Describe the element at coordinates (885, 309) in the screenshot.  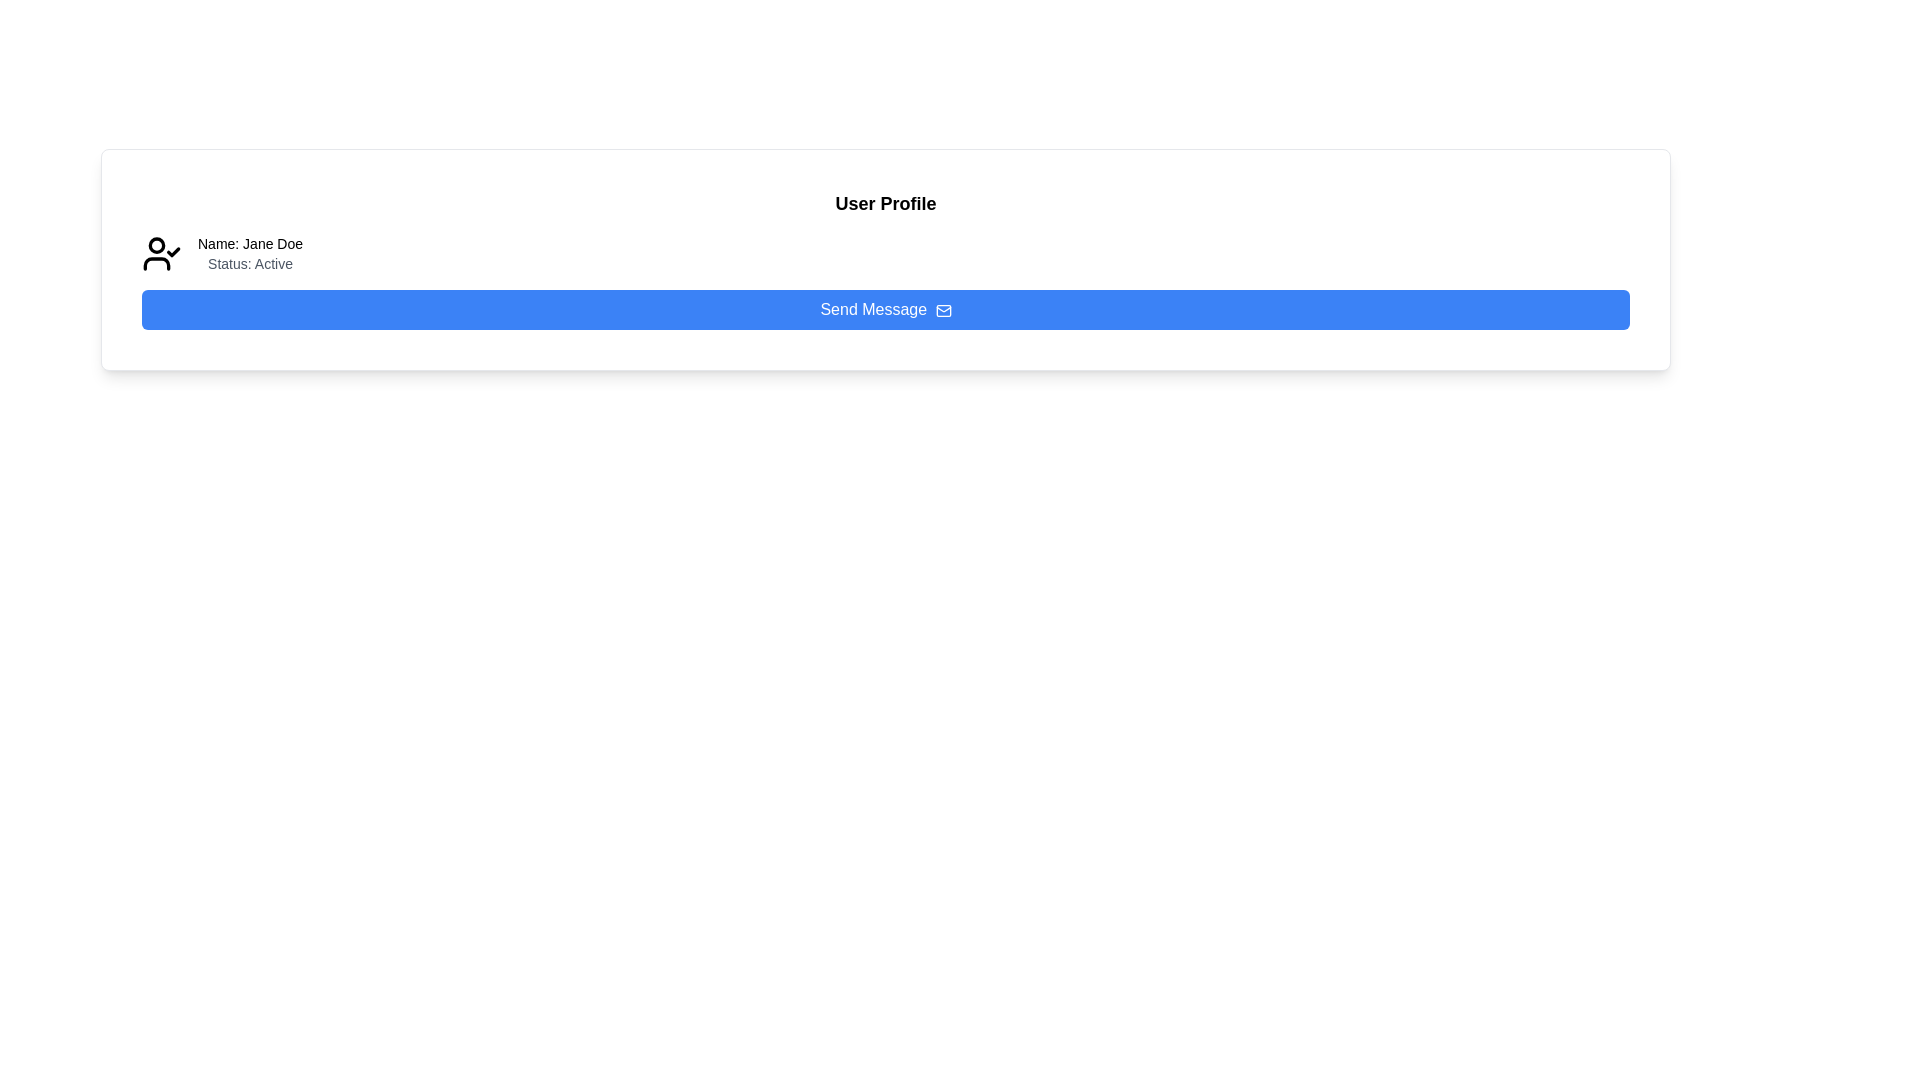
I see `the blue 'Send Message' button with an envelope icon located below the status information of 'Name: Jane Doe Status: Active' in the 'User Profile' section` at that location.